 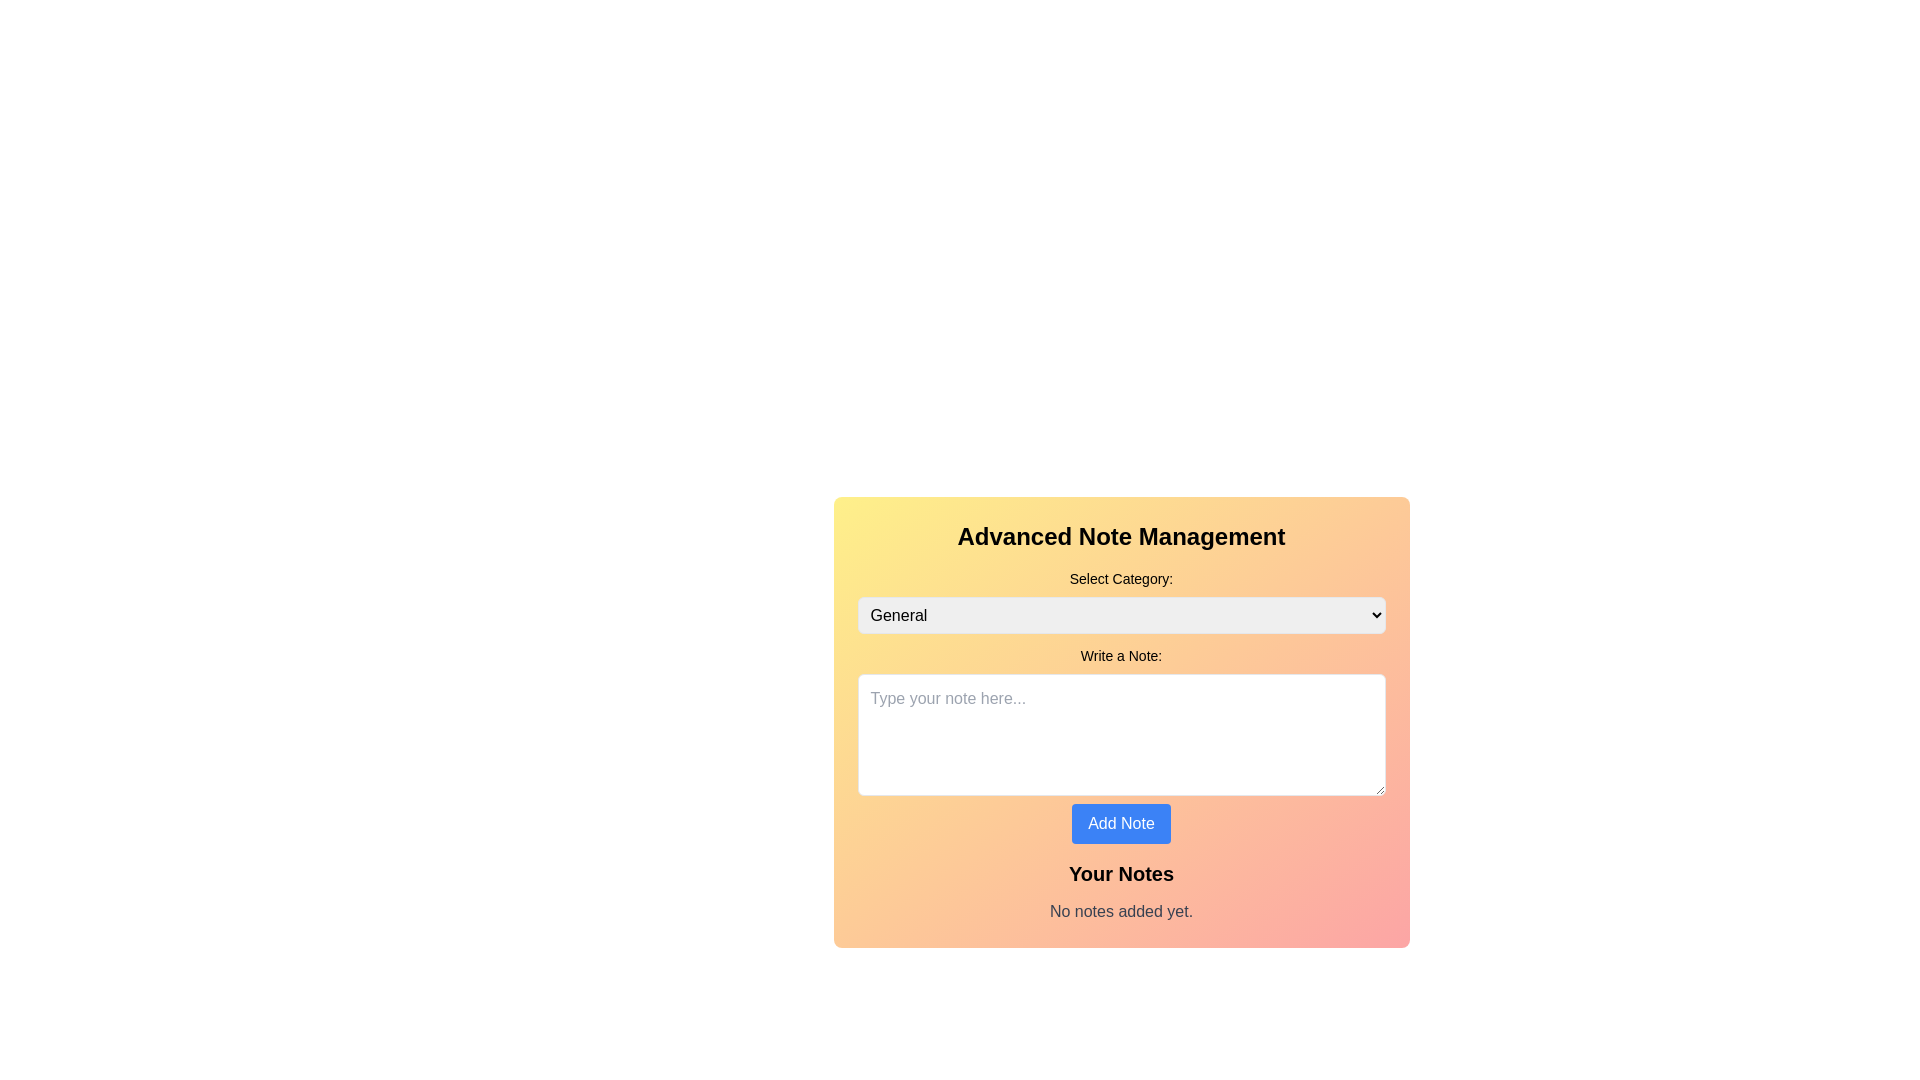 What do you see at coordinates (1121, 614) in the screenshot?
I see `an option from the dropdown menu labeled 'General' located in the 'Select Category' section of the interface` at bounding box center [1121, 614].